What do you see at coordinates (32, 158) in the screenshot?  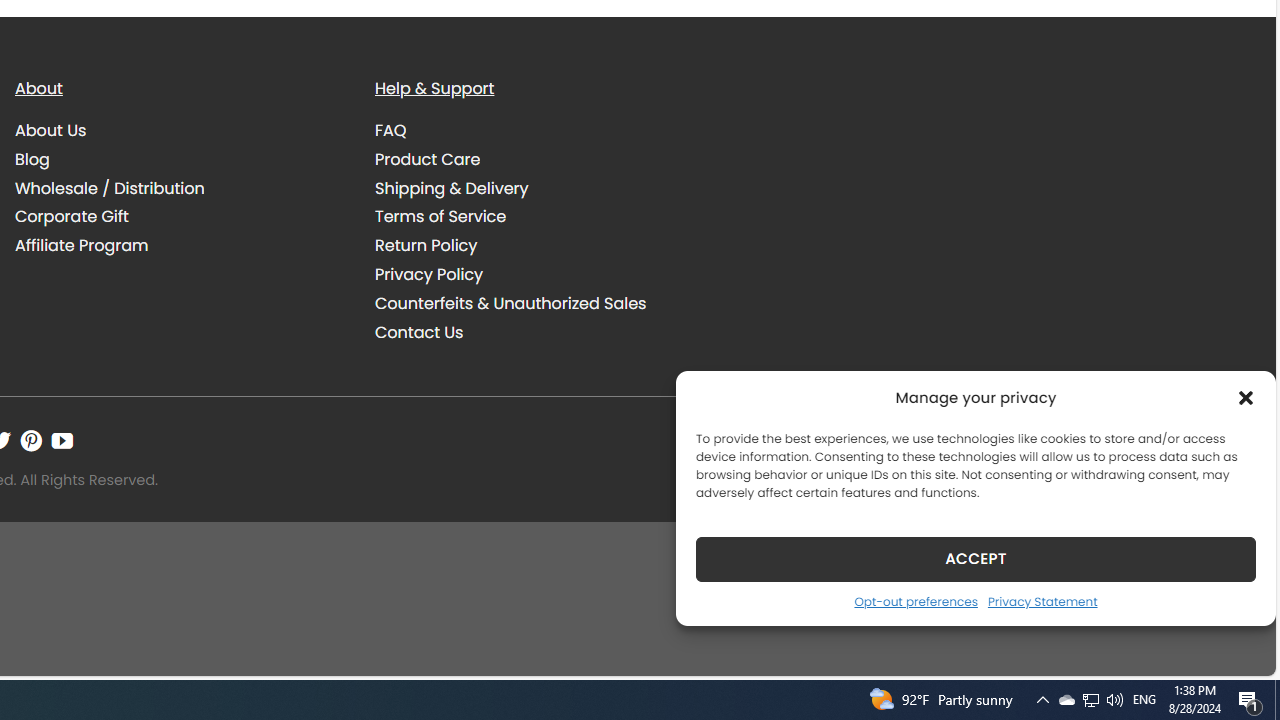 I see `'Blog'` at bounding box center [32, 158].